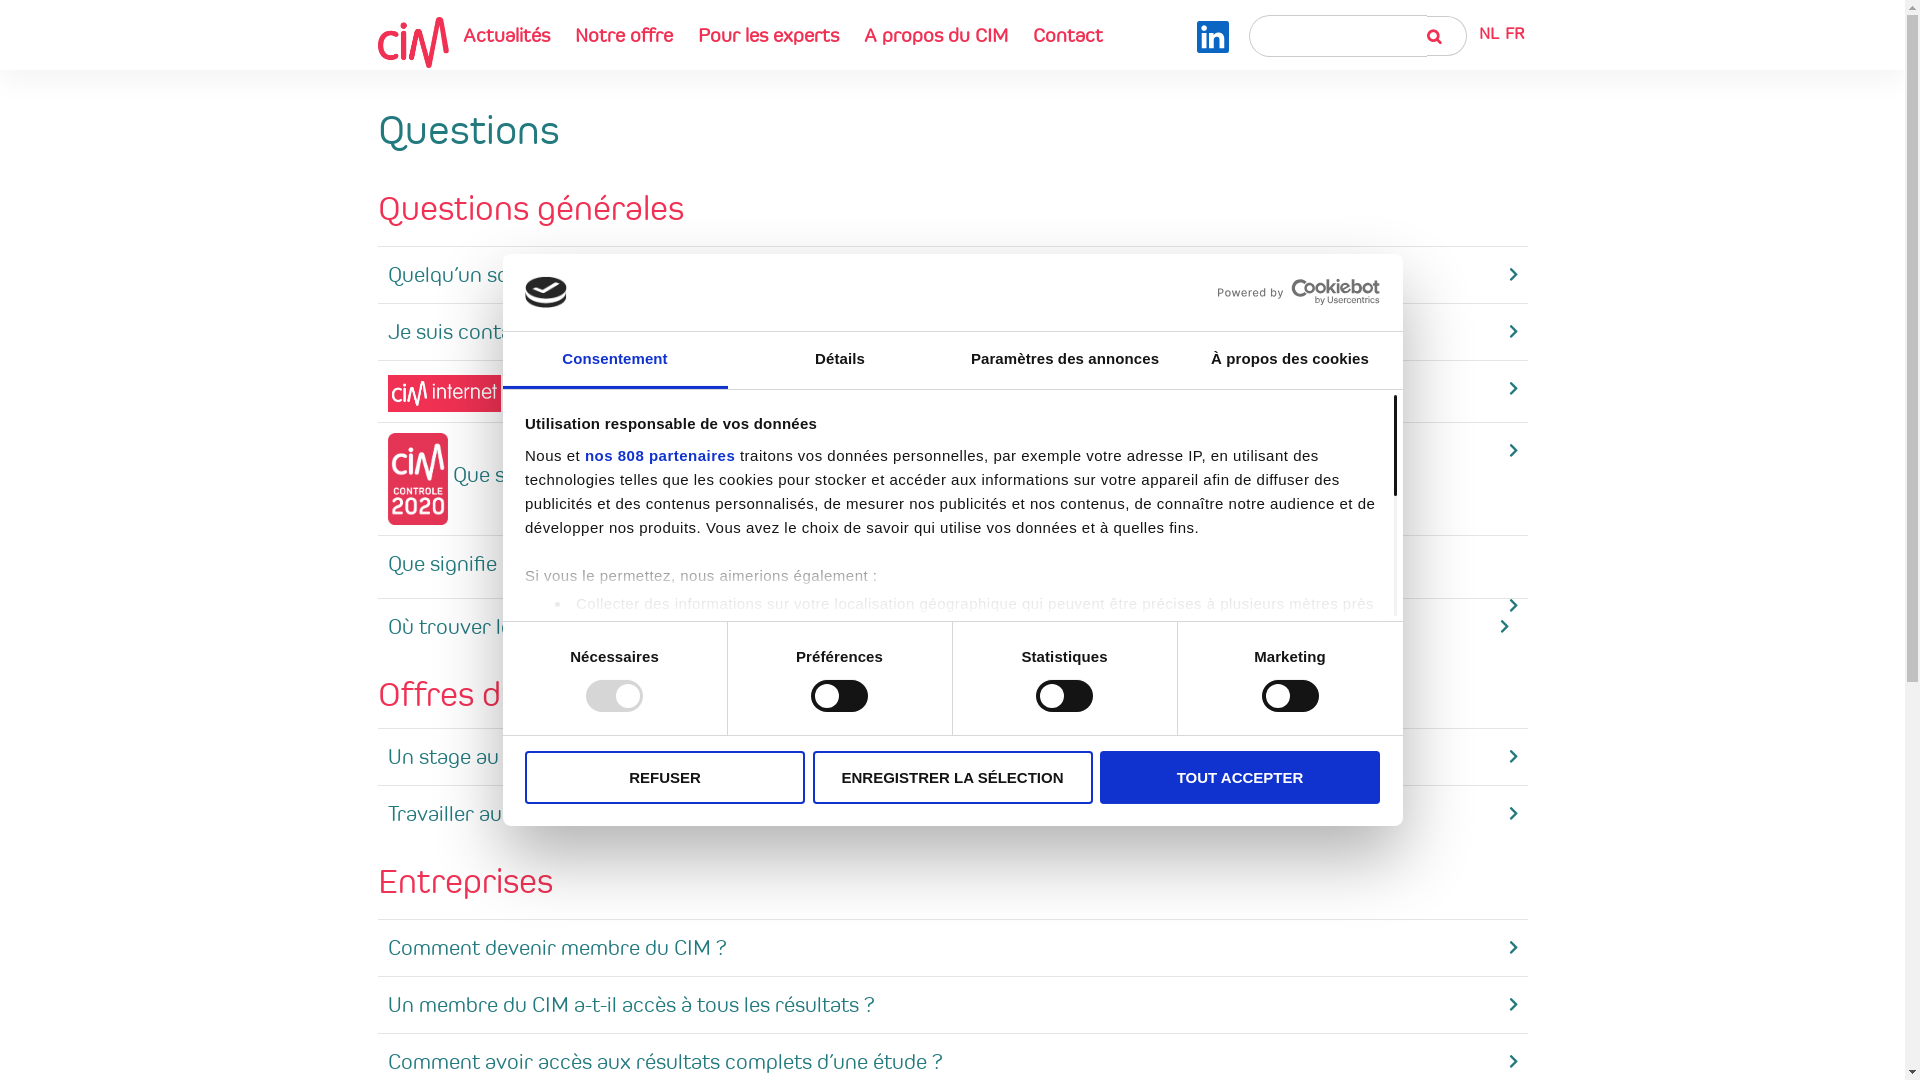 The width and height of the screenshot is (1920, 1080). Describe the element at coordinates (766, 34) in the screenshot. I see `'Pour les experts'` at that location.